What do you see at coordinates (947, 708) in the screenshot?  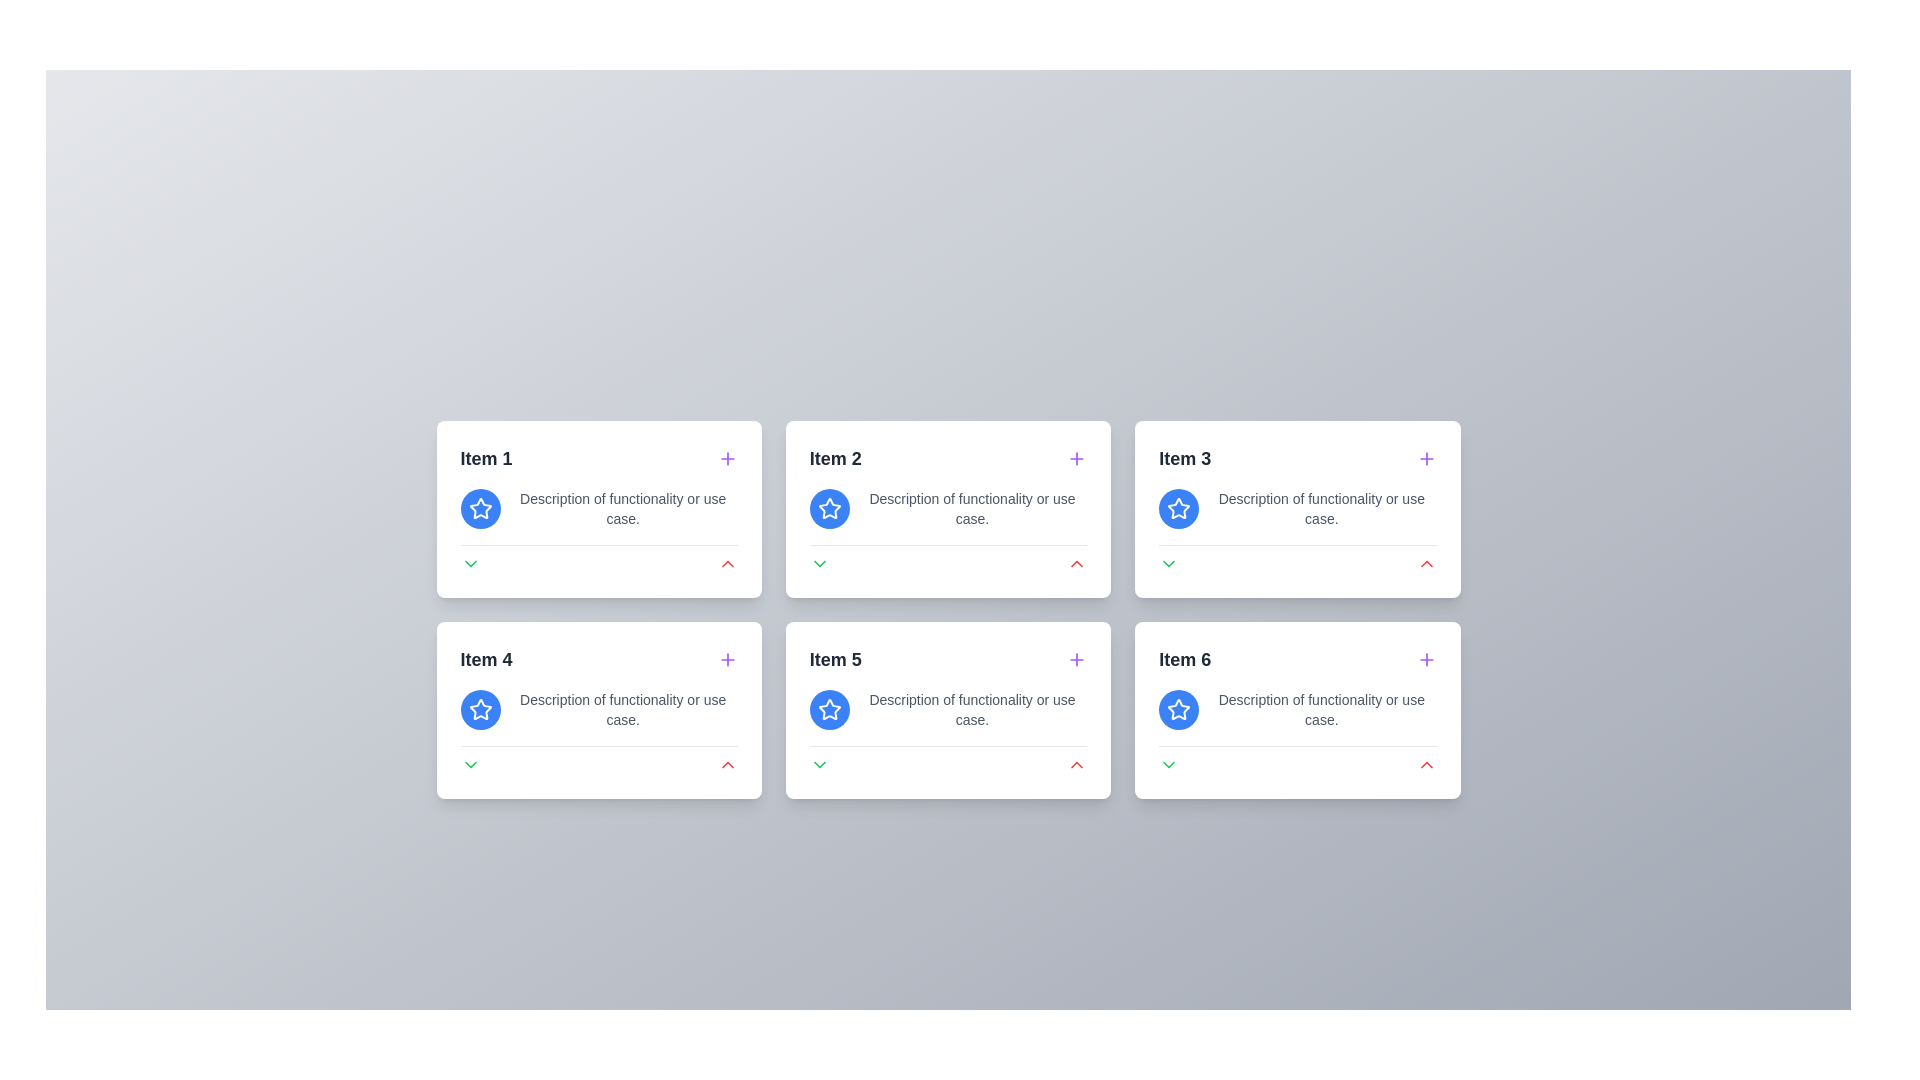 I see `the text label located next to the circular blue button with a white star icon in the 'Item 5' card, positioned in the middle of the second row` at bounding box center [947, 708].